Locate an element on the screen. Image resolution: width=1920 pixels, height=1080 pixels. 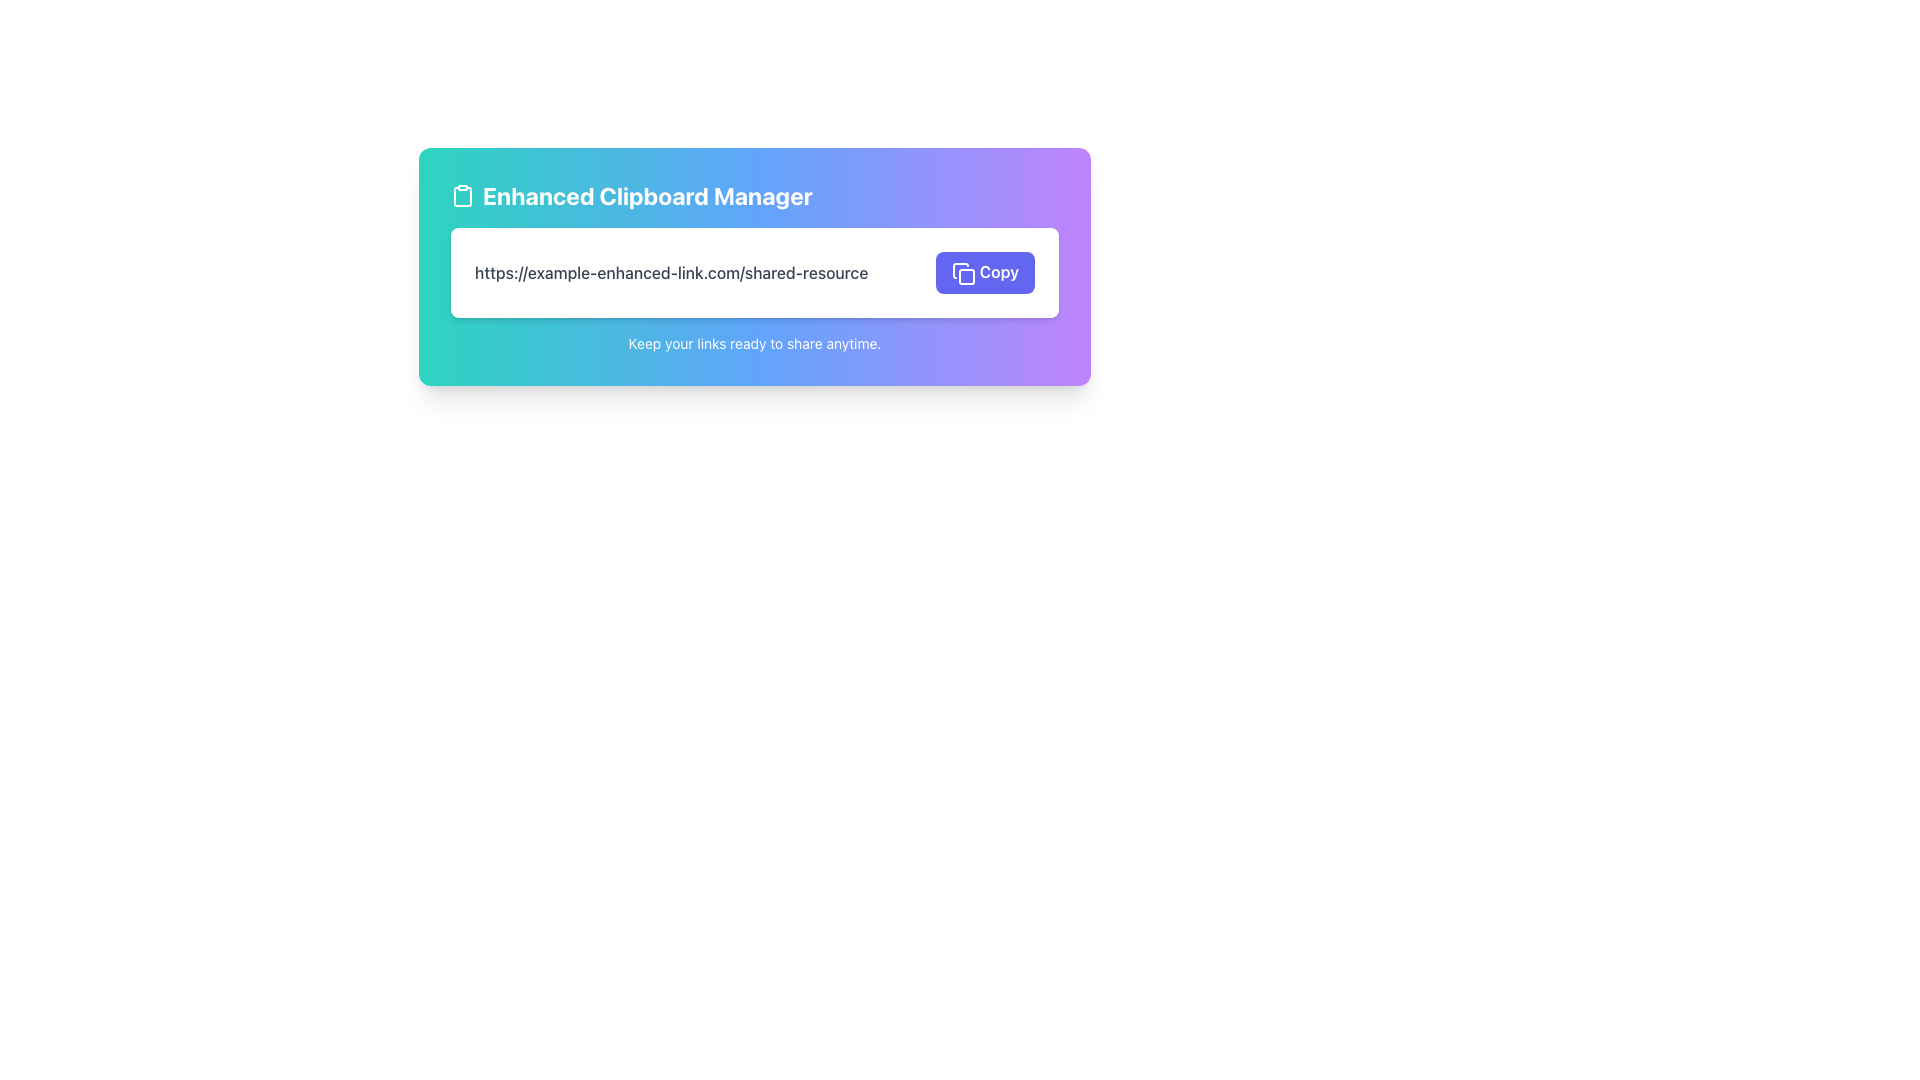
the 'Copy' icon located on the rightmost side of the URL input field, which indicates the 'Copy' functionality is located at coordinates (963, 273).